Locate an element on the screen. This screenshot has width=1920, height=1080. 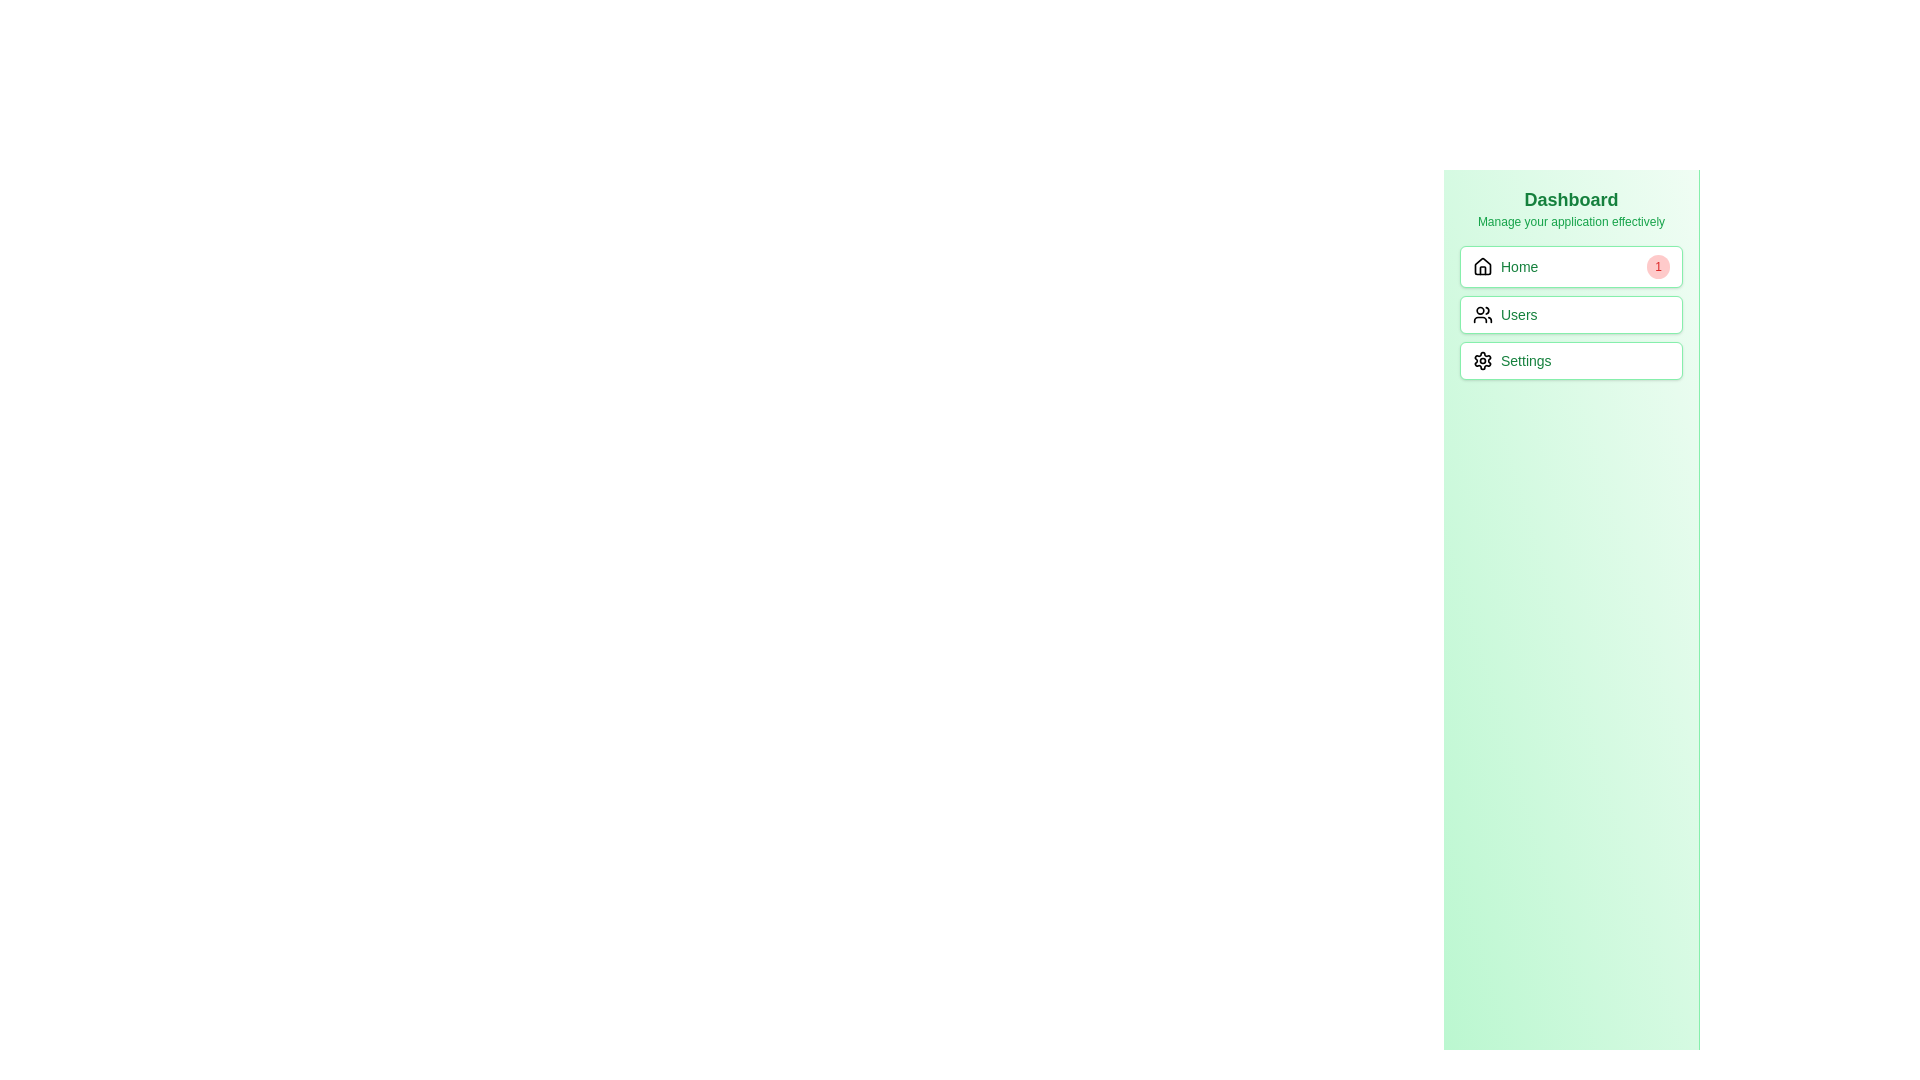
the bold green text label reading 'Dashboard', which is prominently displayed at the top of a green background area is located at coordinates (1570, 200).